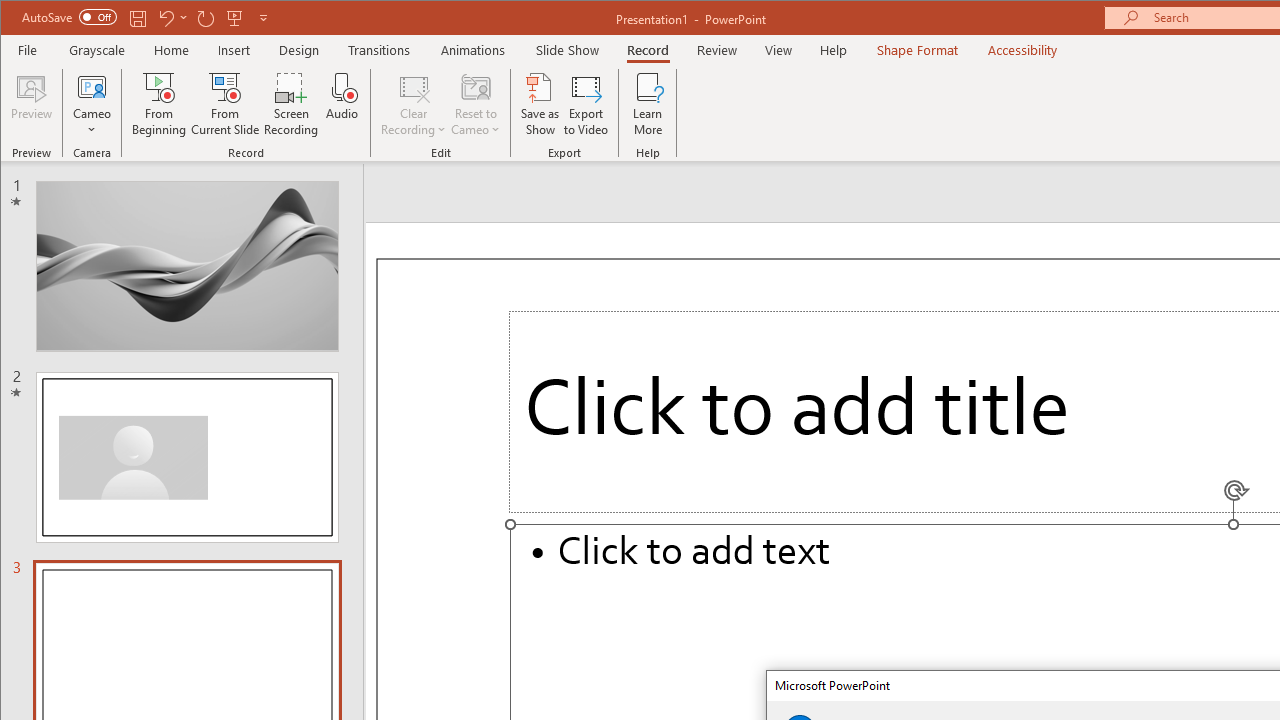 Image resolution: width=1280 pixels, height=720 pixels. I want to click on 'Reset to Cameo', so click(475, 104).